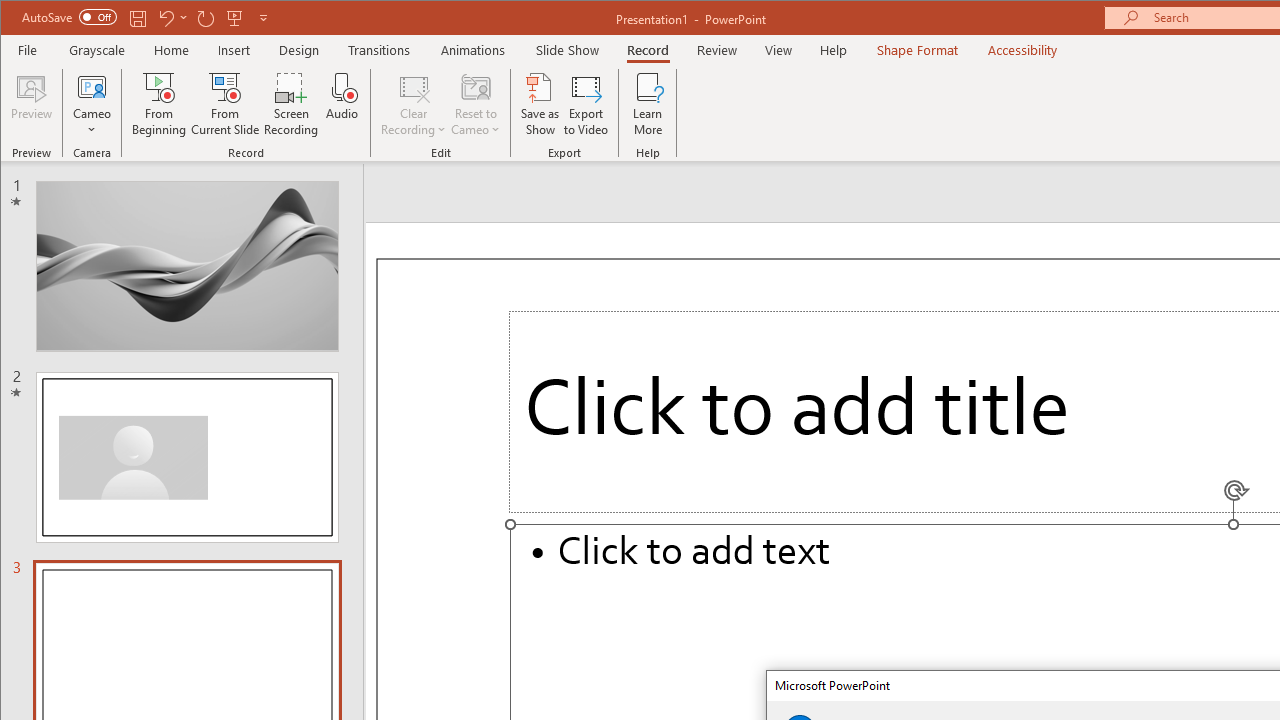 Image resolution: width=1280 pixels, height=720 pixels. I want to click on 'Reset to Cameo', so click(475, 104).